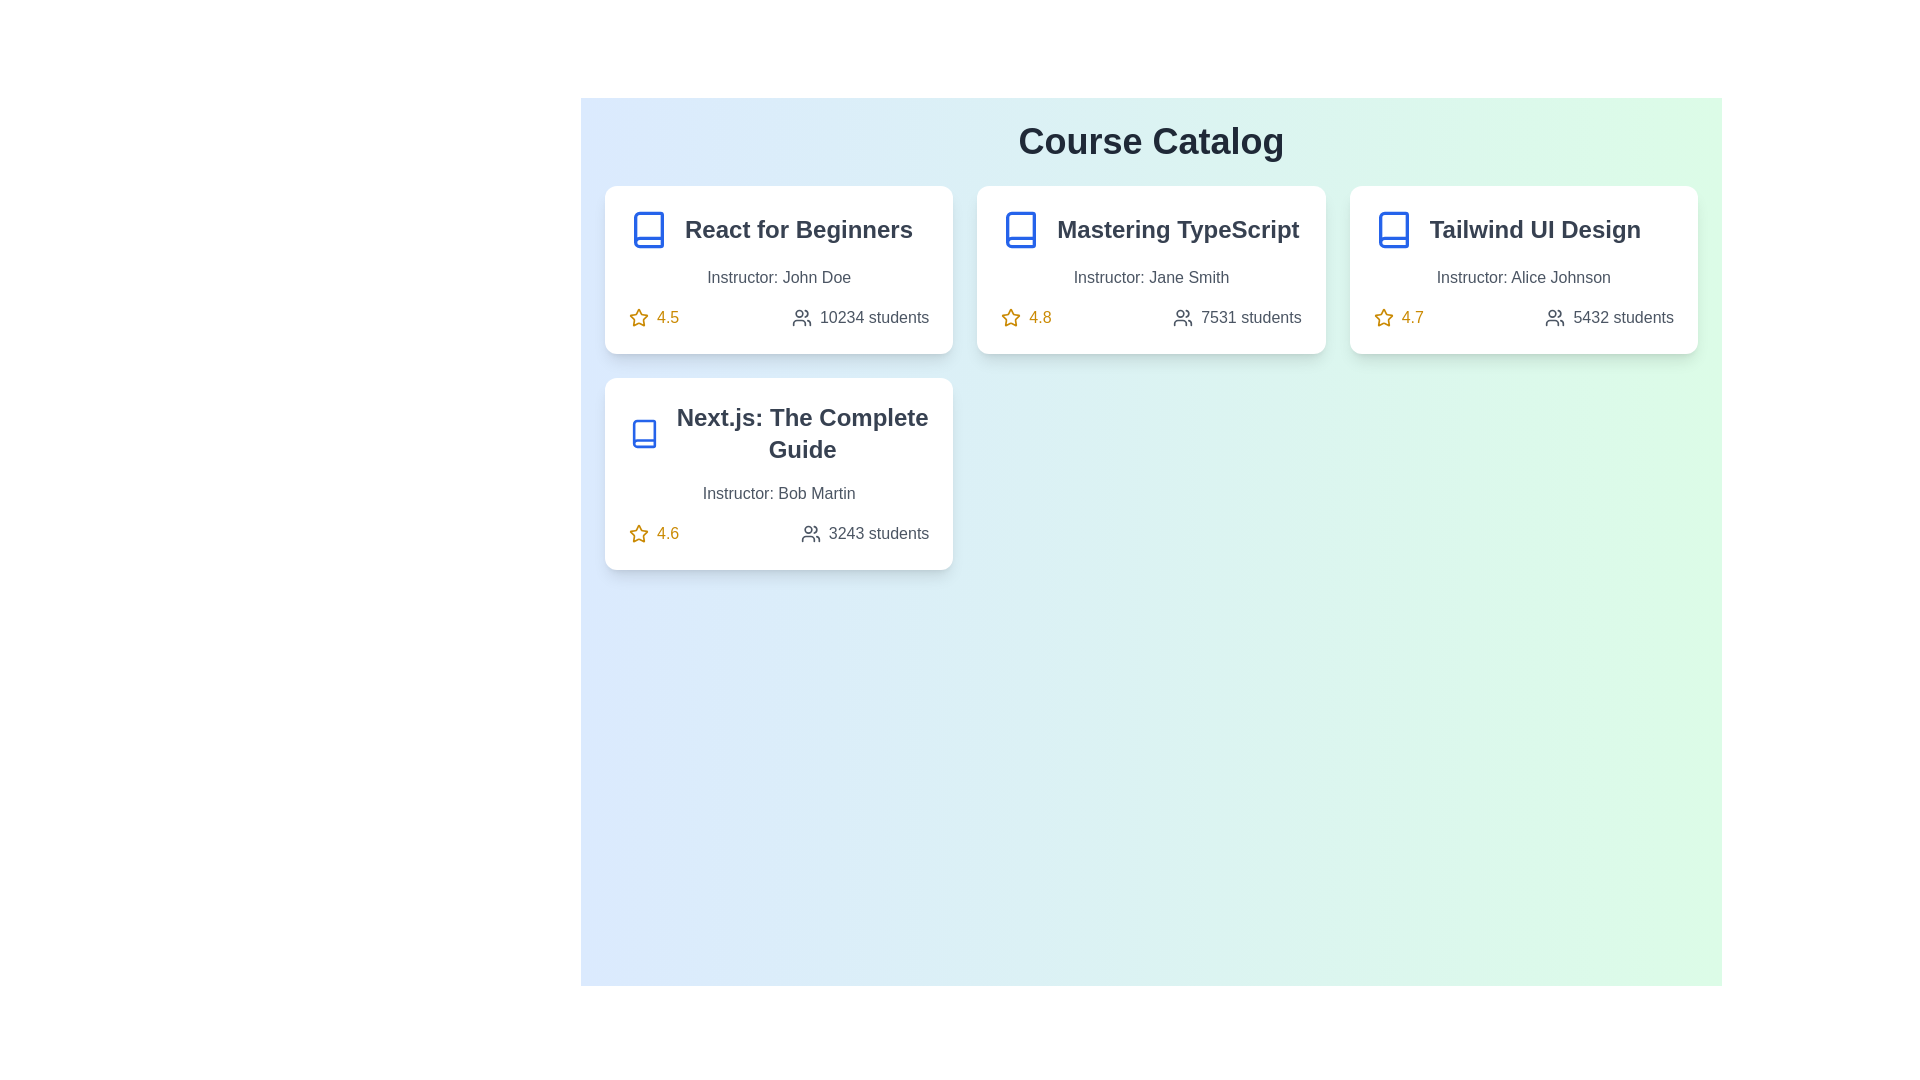  What do you see at coordinates (1021, 229) in the screenshot?
I see `the blue book icon for the 'Mastering TypeScript' course located in the upper right section of the course list grid` at bounding box center [1021, 229].